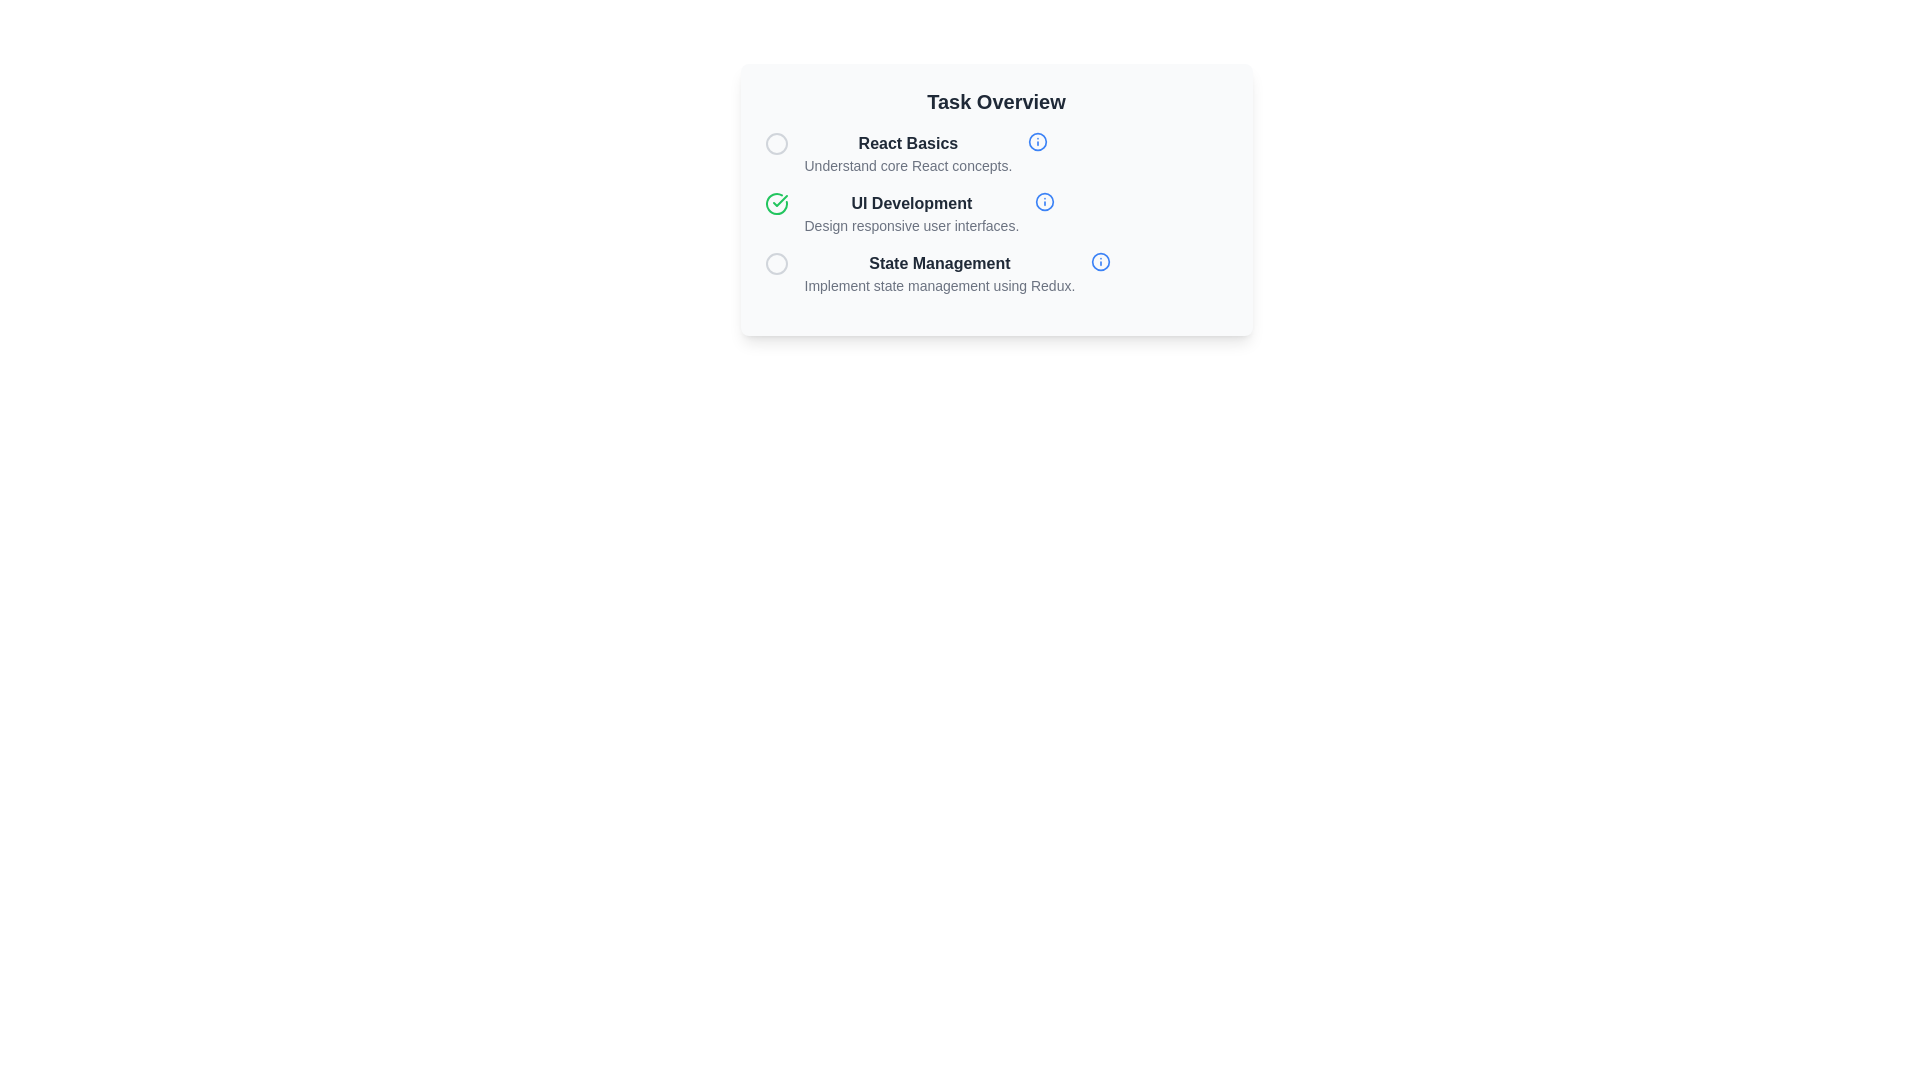 The height and width of the screenshot is (1080, 1920). Describe the element at coordinates (775, 204) in the screenshot. I see `the completion icon indicating the status of the 'UI Development' task` at that location.